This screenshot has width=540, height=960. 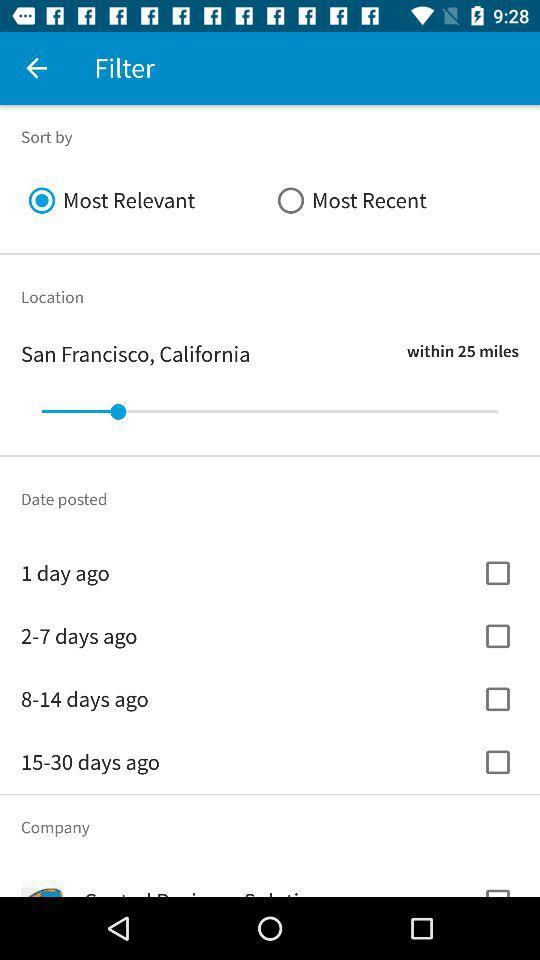 What do you see at coordinates (36, 68) in the screenshot?
I see `the icon next to the filter icon` at bounding box center [36, 68].